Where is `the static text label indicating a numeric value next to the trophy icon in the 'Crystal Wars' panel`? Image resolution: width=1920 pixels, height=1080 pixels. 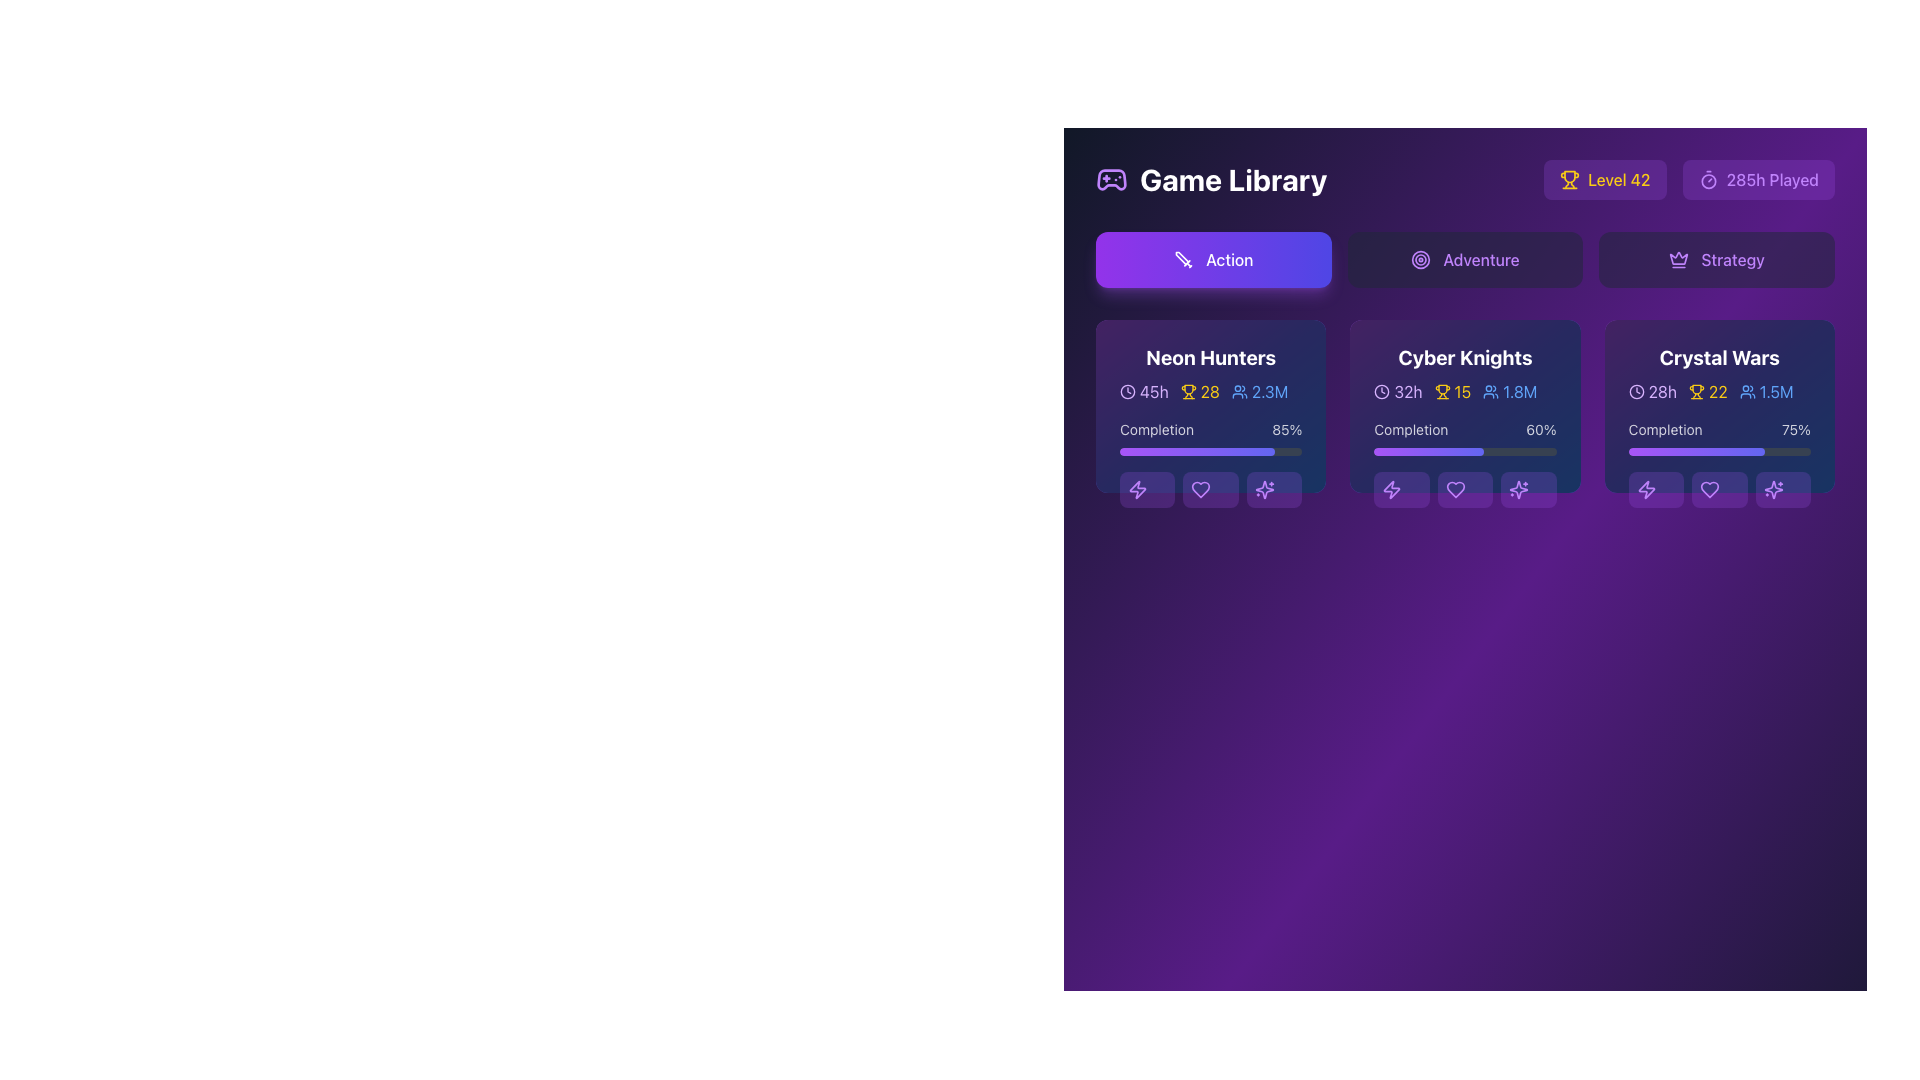
the static text label indicating a numeric value next to the trophy icon in the 'Crystal Wars' panel is located at coordinates (1717, 392).